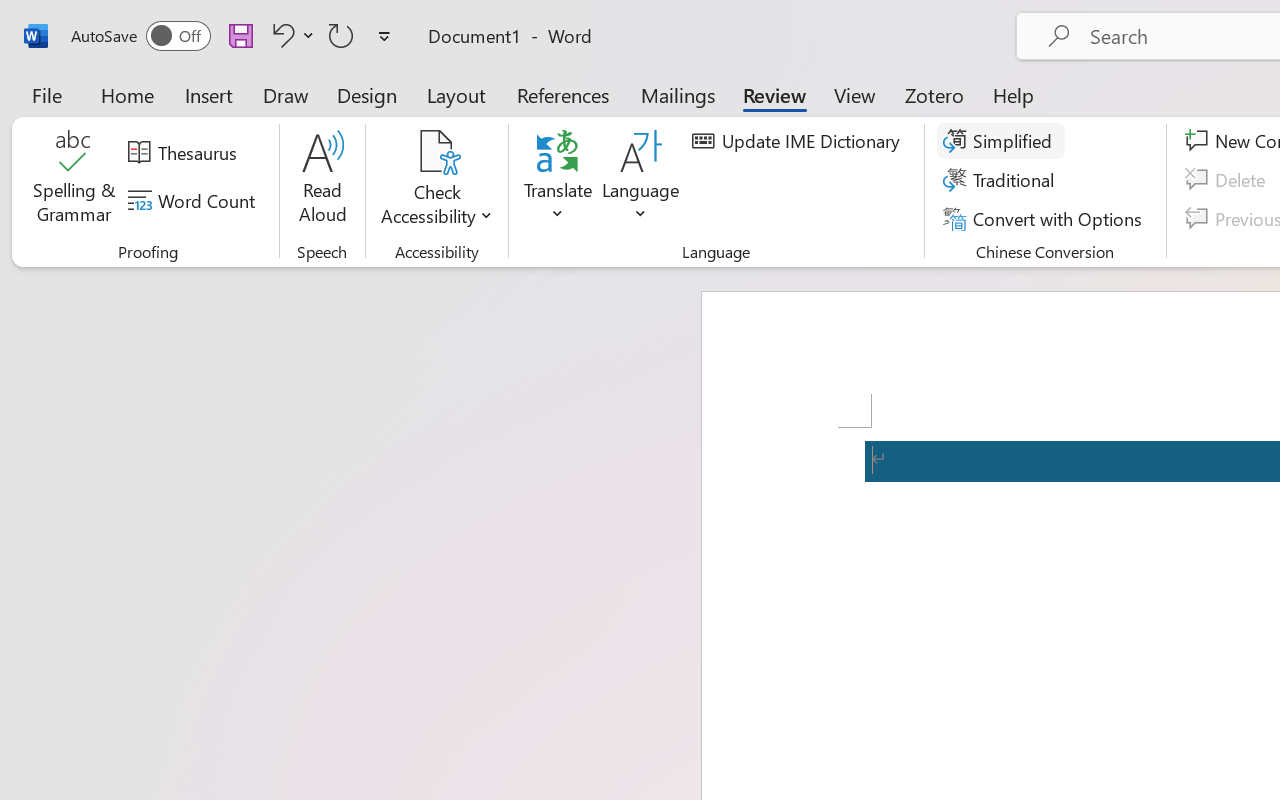  I want to click on 'Delete', so click(1227, 179).